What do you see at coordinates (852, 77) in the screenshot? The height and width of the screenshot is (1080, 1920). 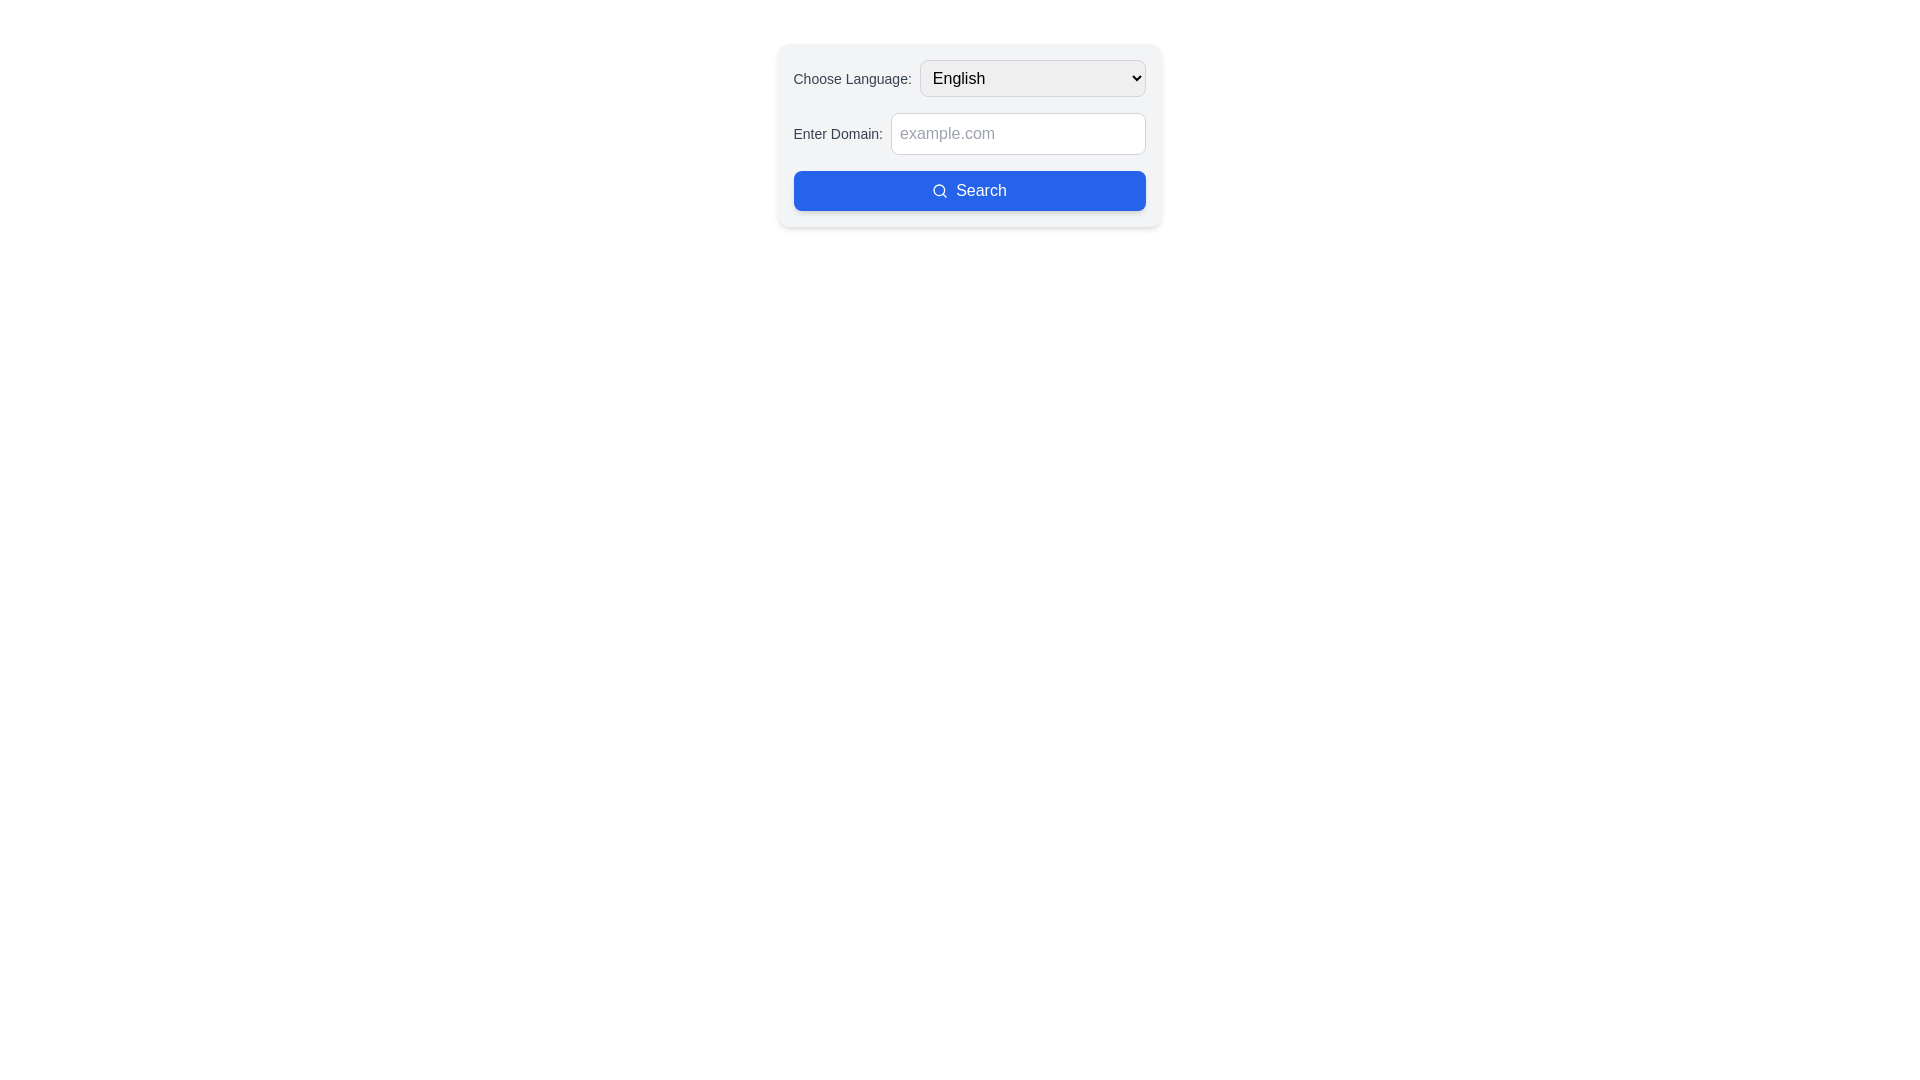 I see `the 'Choose Language:' text label, which is styled in gray with a small font size and located at the top-left corner of the language selection section` at bounding box center [852, 77].